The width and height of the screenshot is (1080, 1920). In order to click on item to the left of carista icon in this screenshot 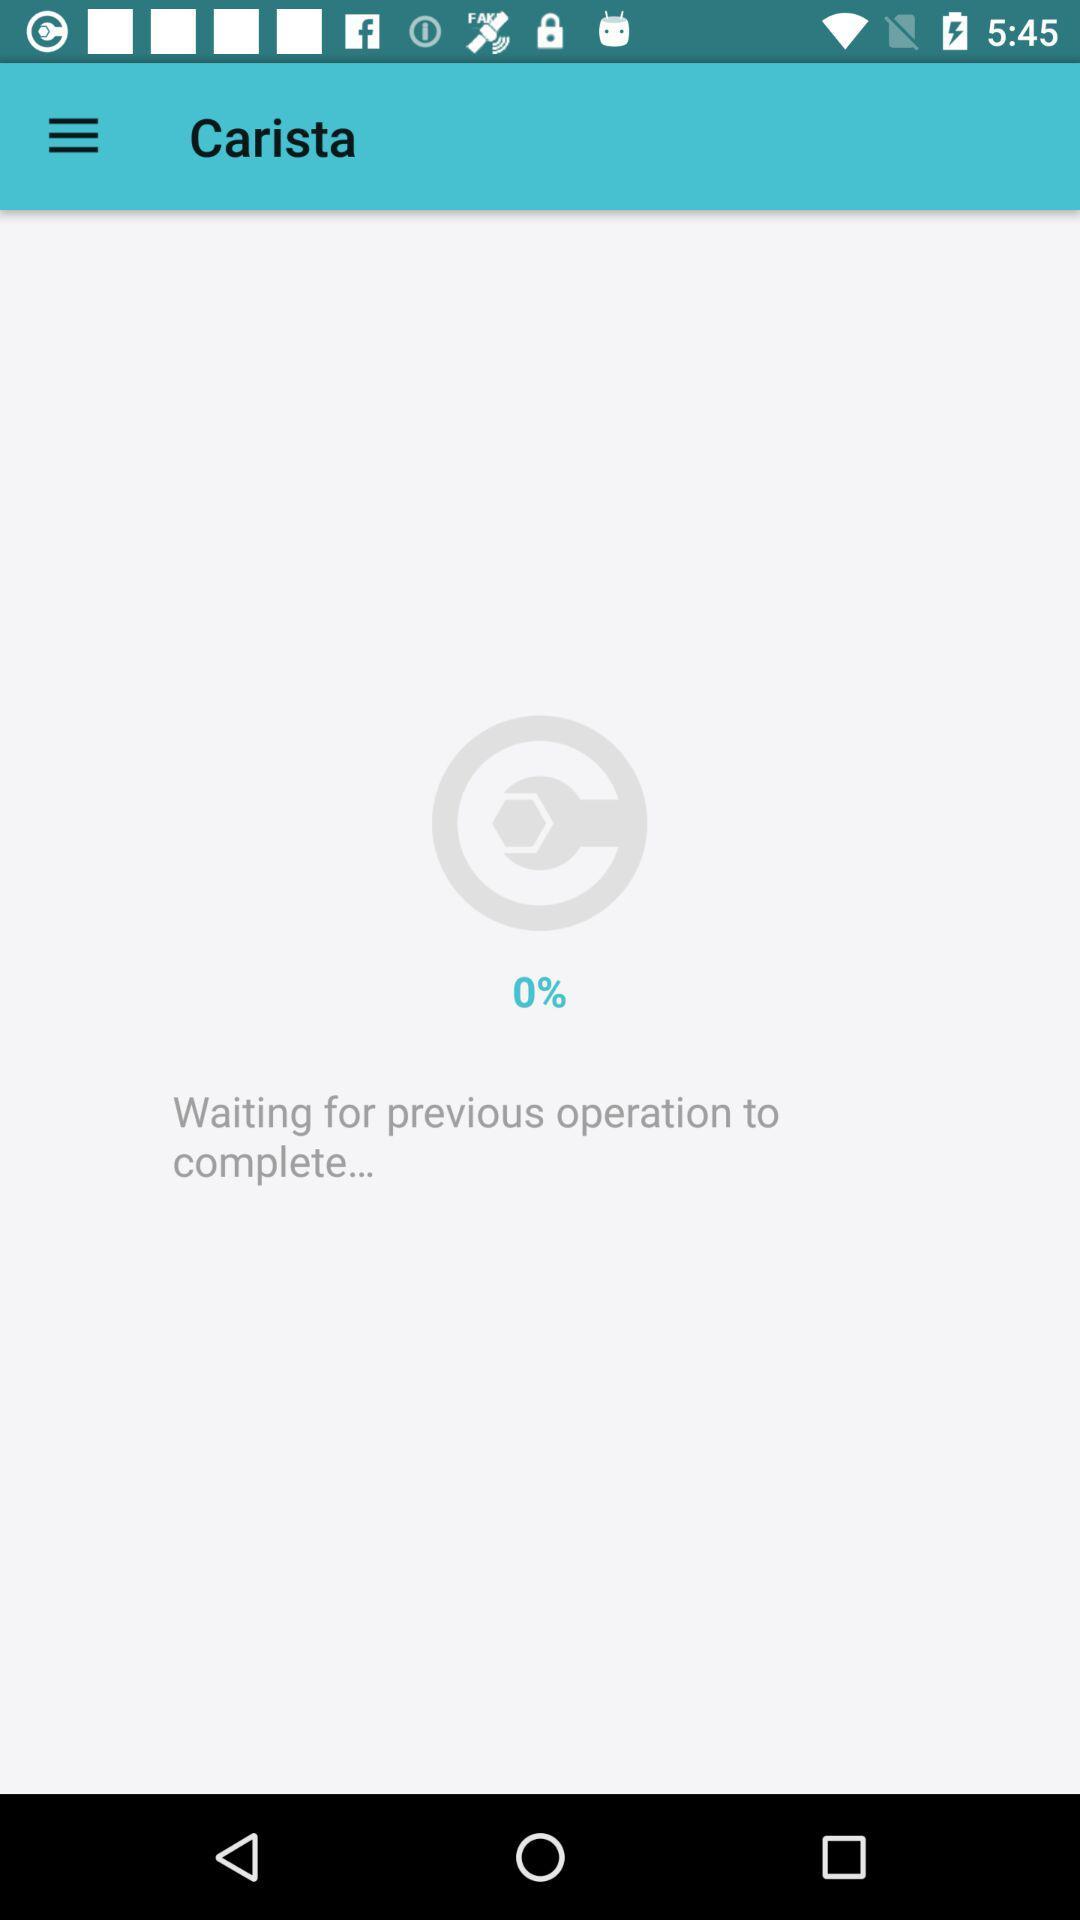, I will do `click(72, 135)`.